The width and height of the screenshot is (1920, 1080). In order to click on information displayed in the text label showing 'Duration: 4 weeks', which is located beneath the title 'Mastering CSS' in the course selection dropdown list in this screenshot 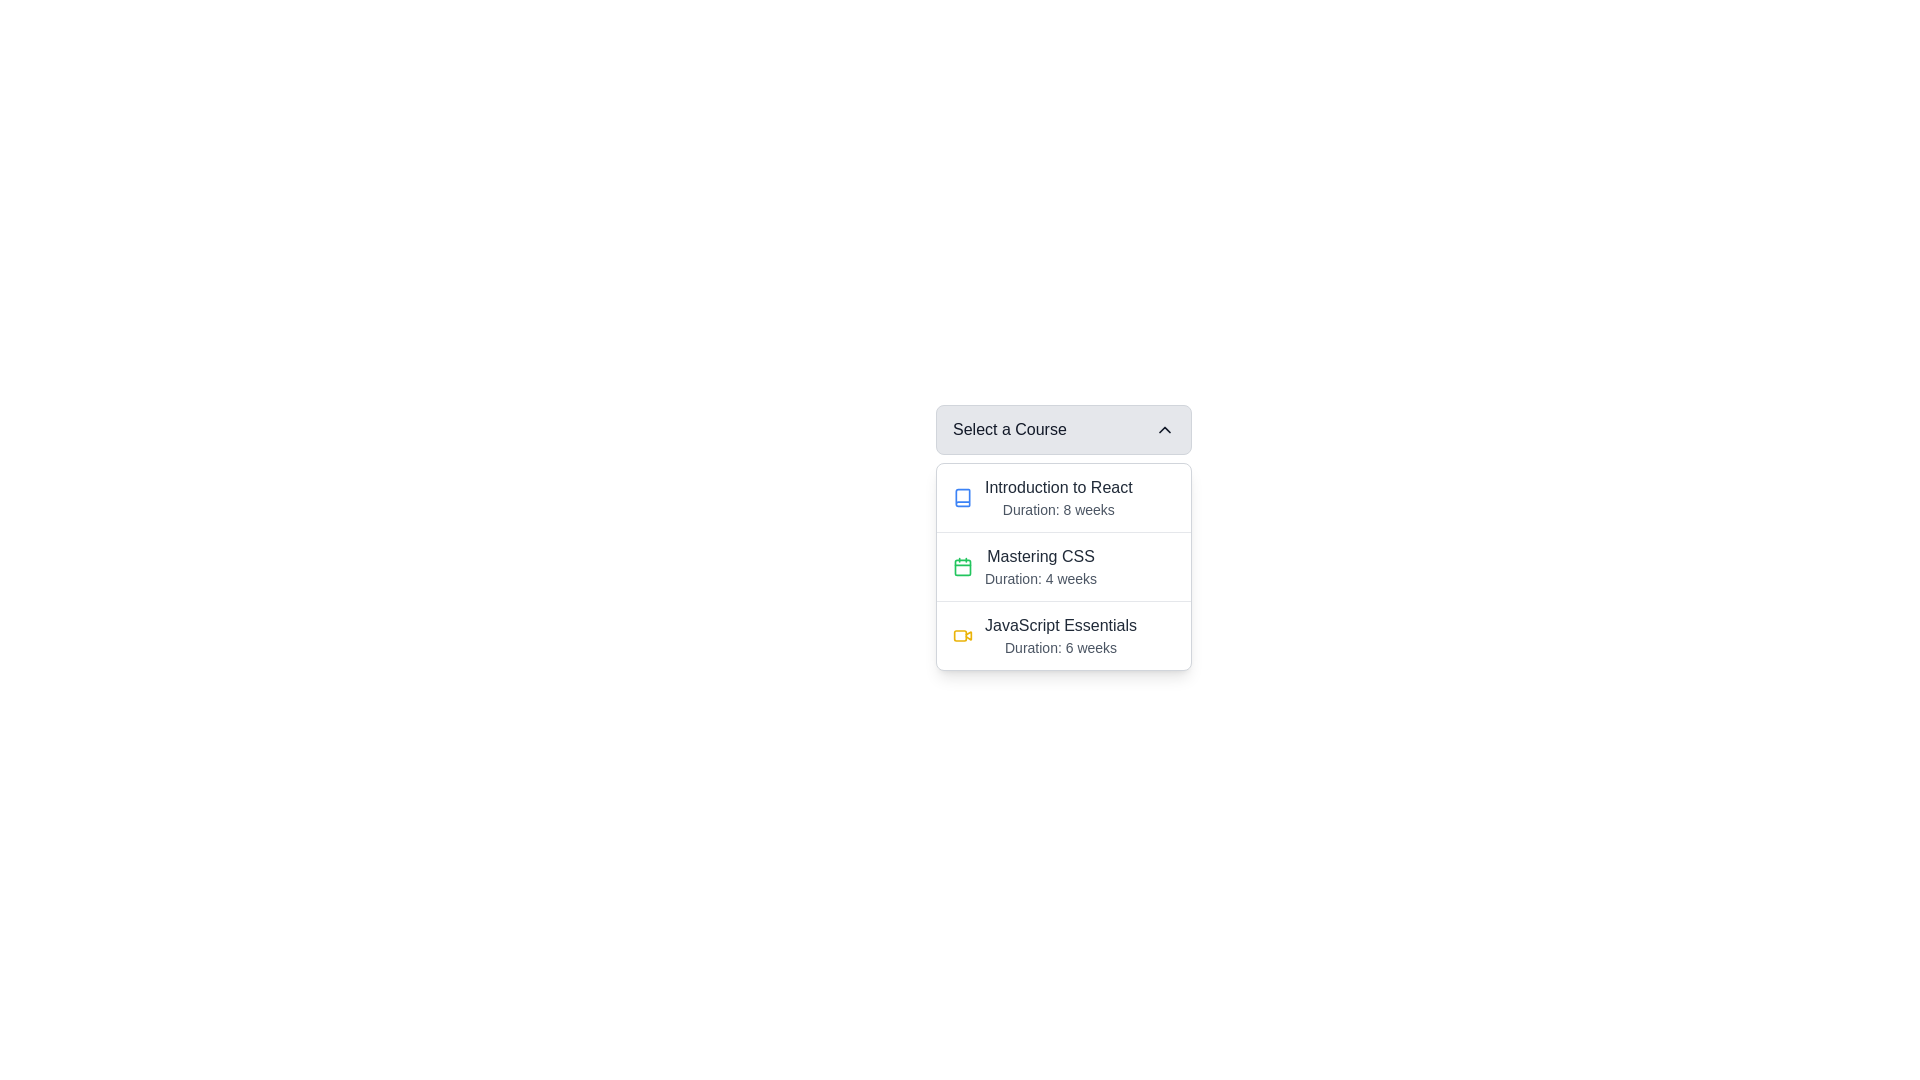, I will do `click(1040, 578)`.